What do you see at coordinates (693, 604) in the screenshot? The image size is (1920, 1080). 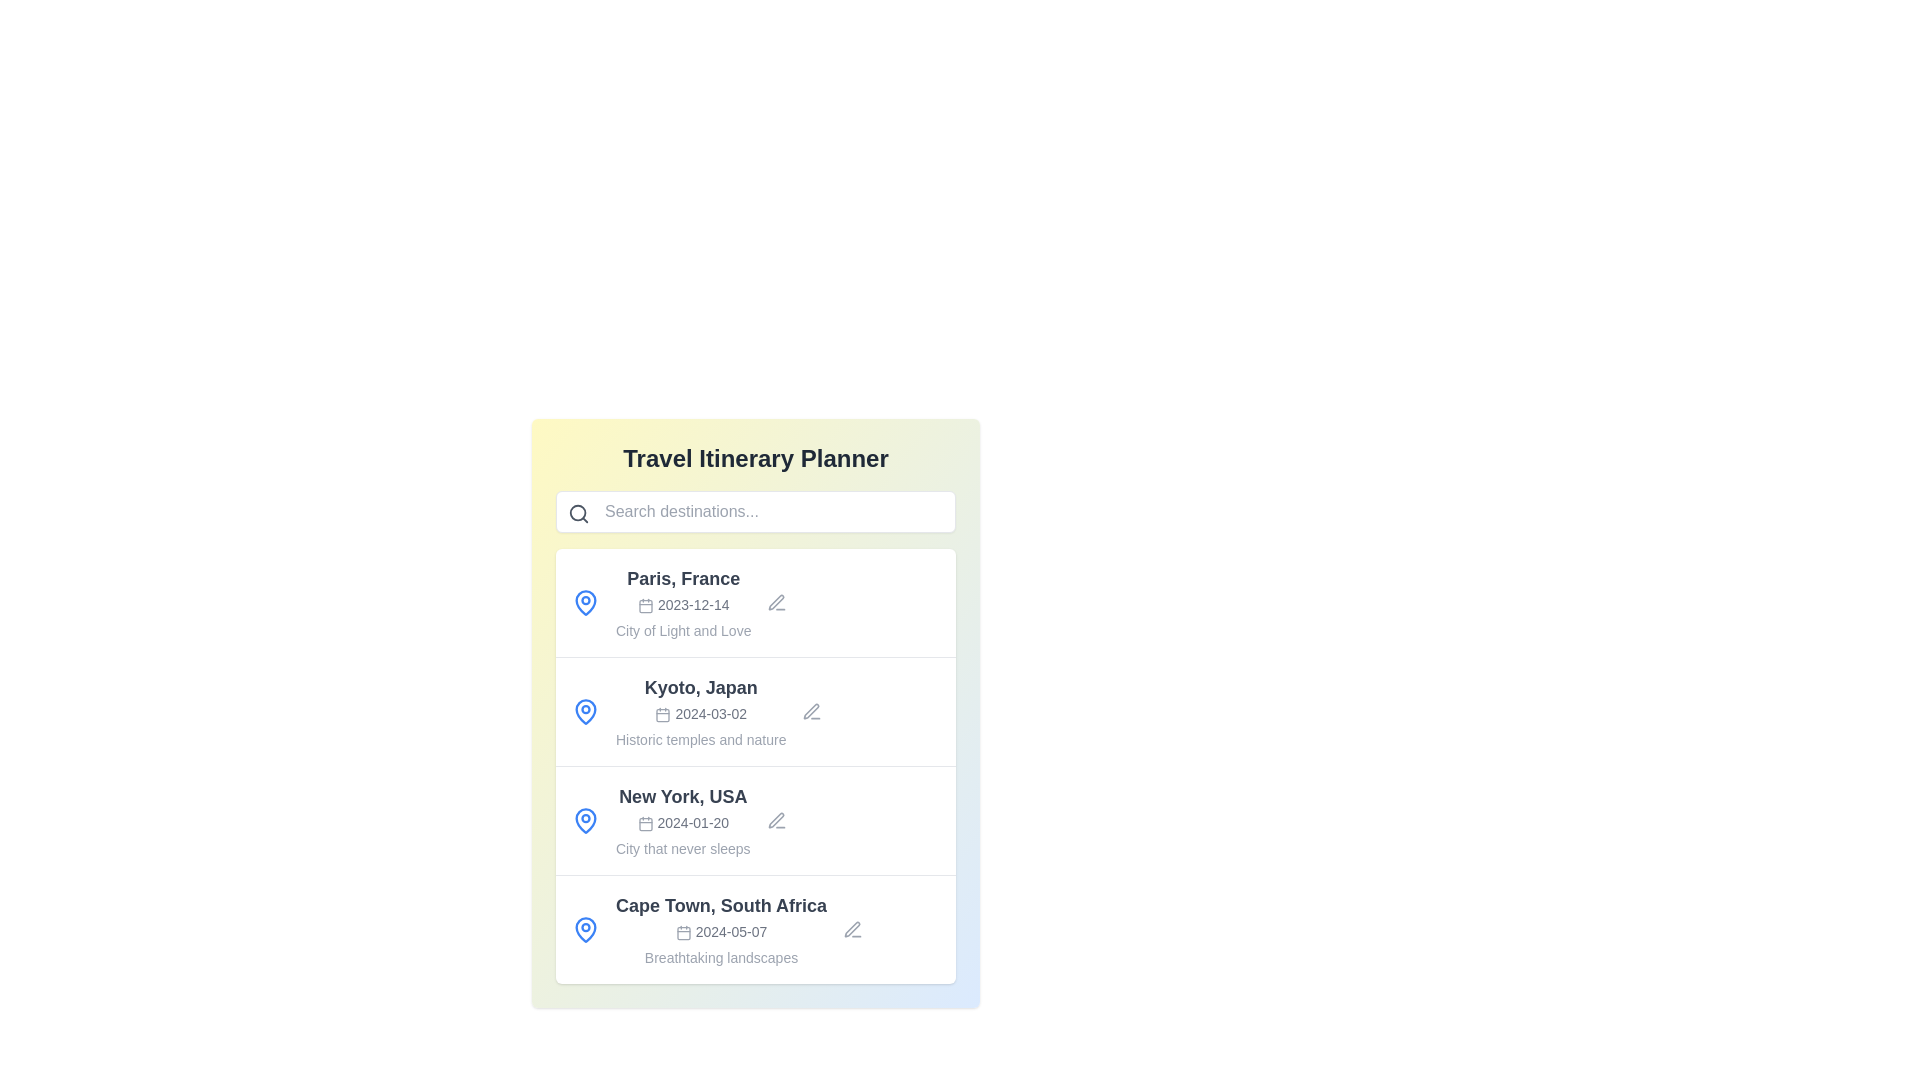 I see `the text label displaying the date for the 'Paris, France' itinerary, which is located next to a calendar icon and follows the city name` at bounding box center [693, 604].